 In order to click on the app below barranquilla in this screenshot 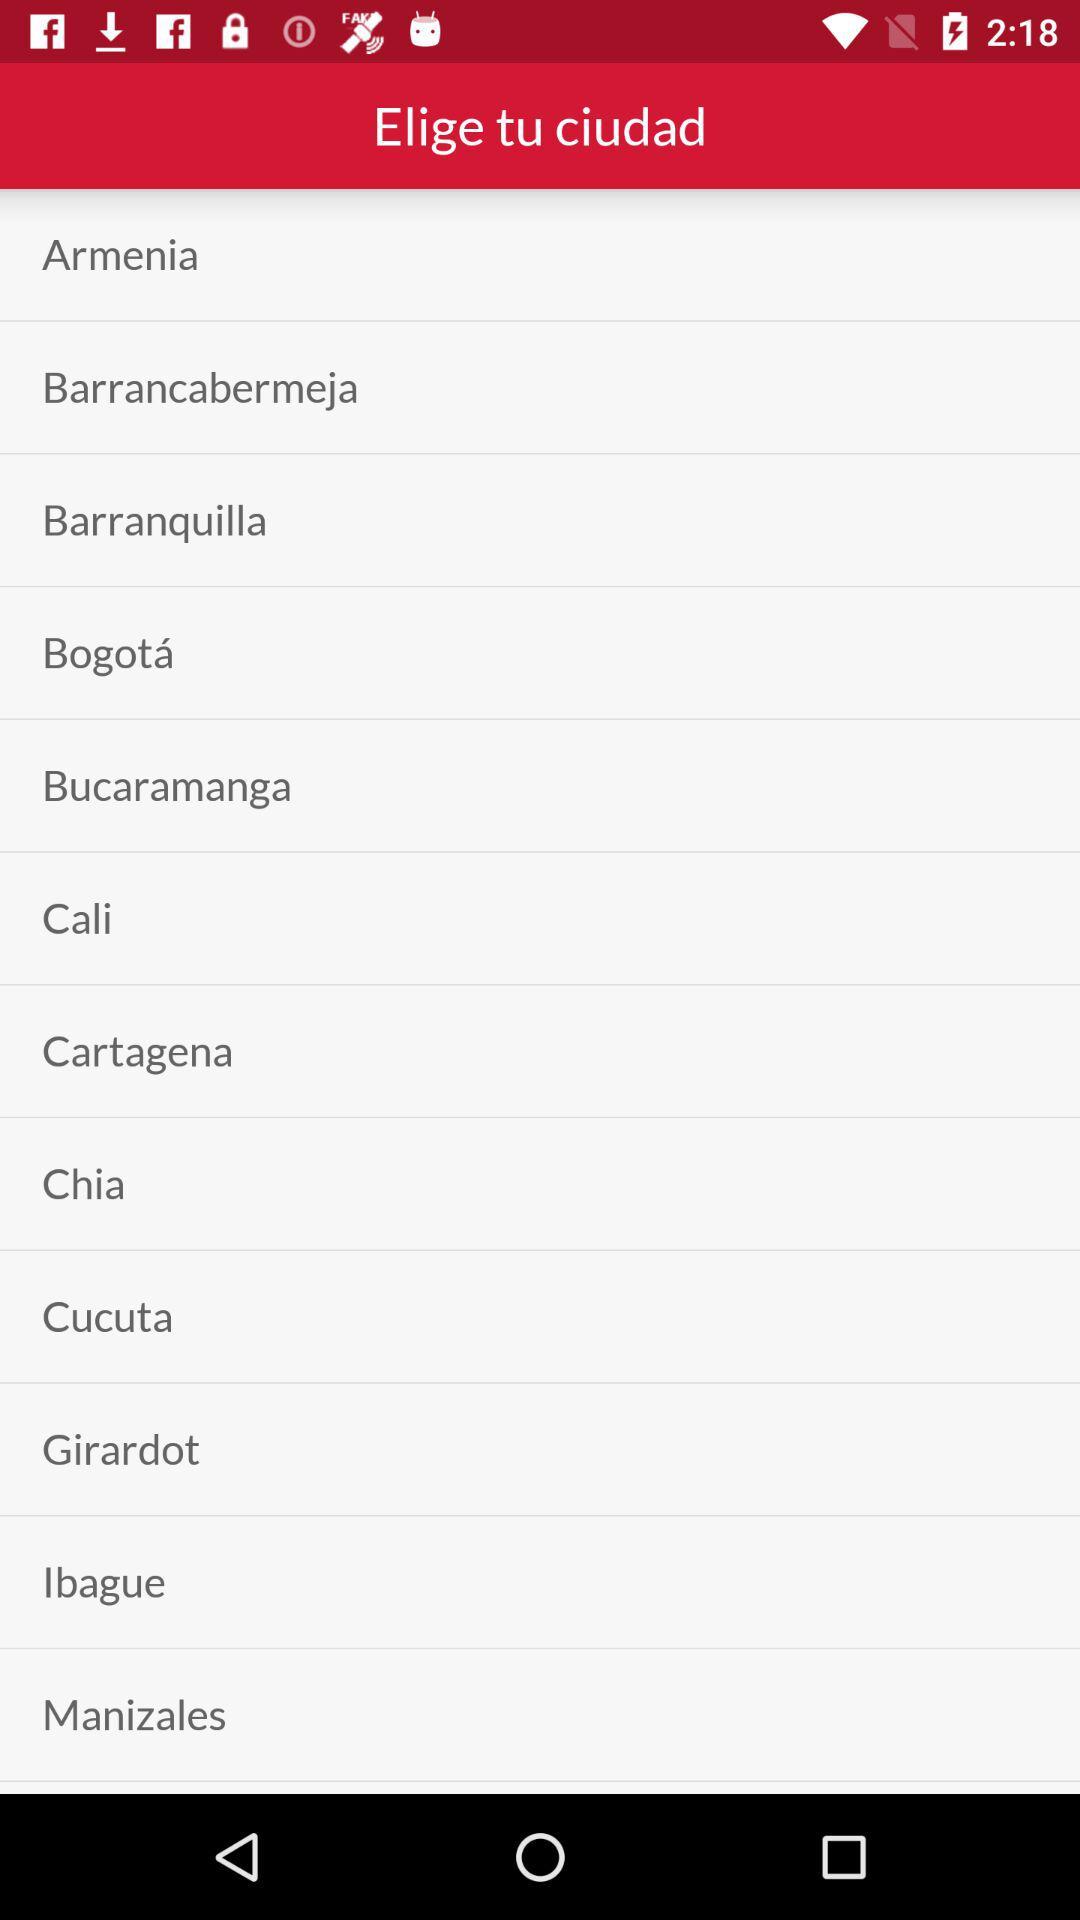, I will do `click(108, 652)`.